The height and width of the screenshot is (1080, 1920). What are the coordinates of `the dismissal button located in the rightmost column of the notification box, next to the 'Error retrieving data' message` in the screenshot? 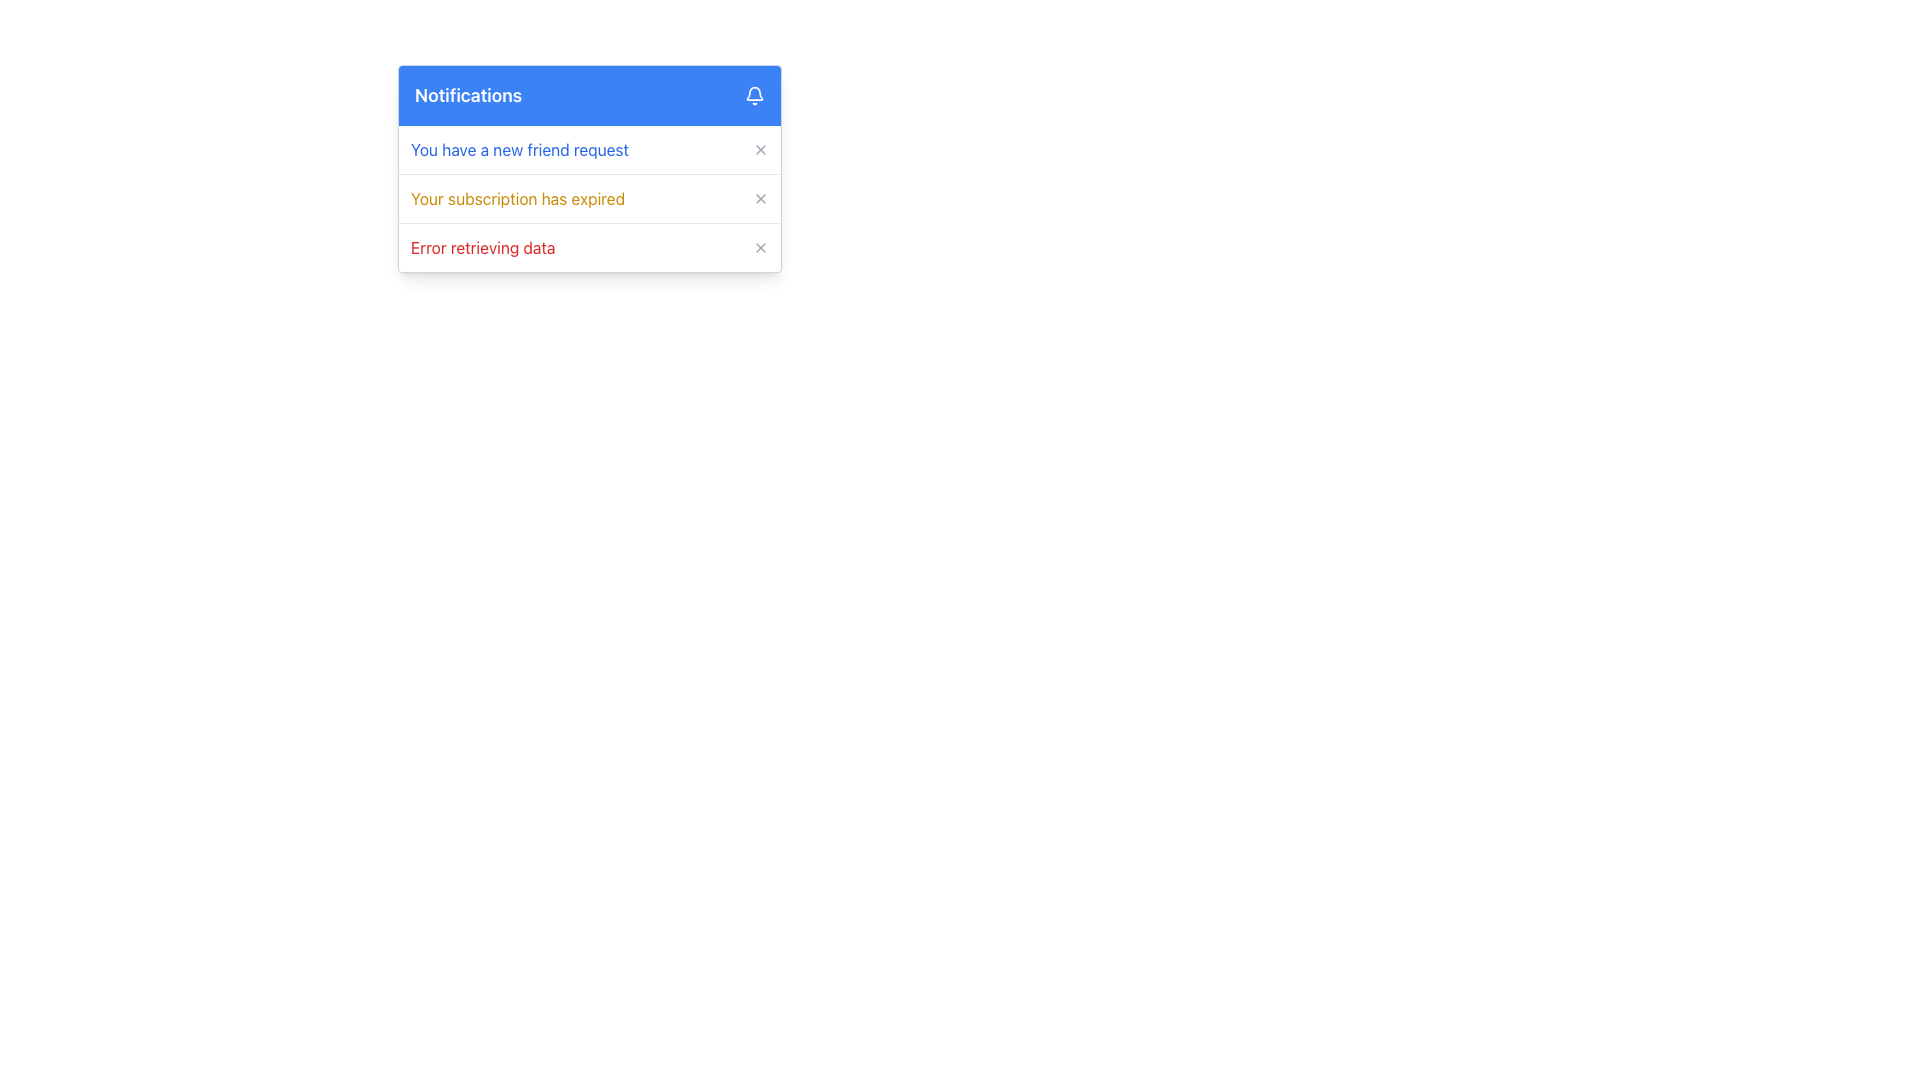 It's located at (760, 246).